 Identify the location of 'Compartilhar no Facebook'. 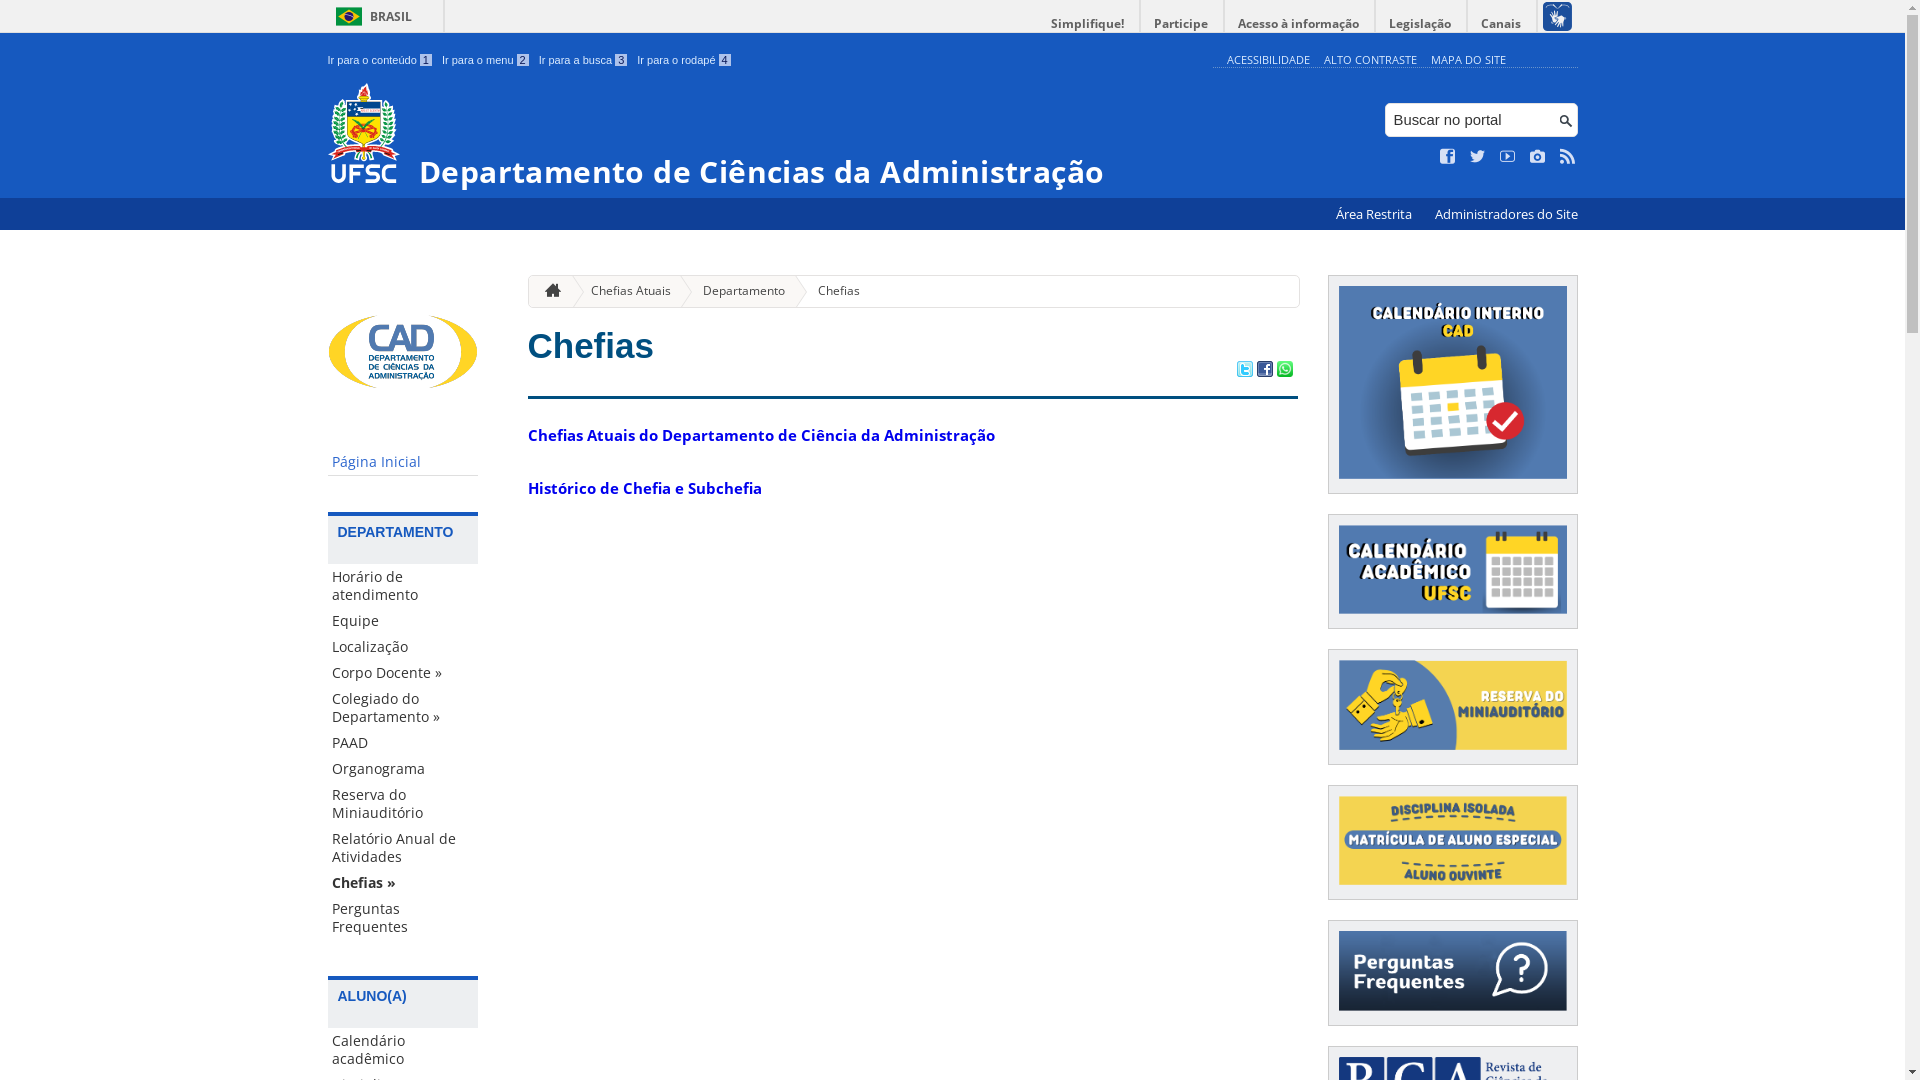
(1262, 370).